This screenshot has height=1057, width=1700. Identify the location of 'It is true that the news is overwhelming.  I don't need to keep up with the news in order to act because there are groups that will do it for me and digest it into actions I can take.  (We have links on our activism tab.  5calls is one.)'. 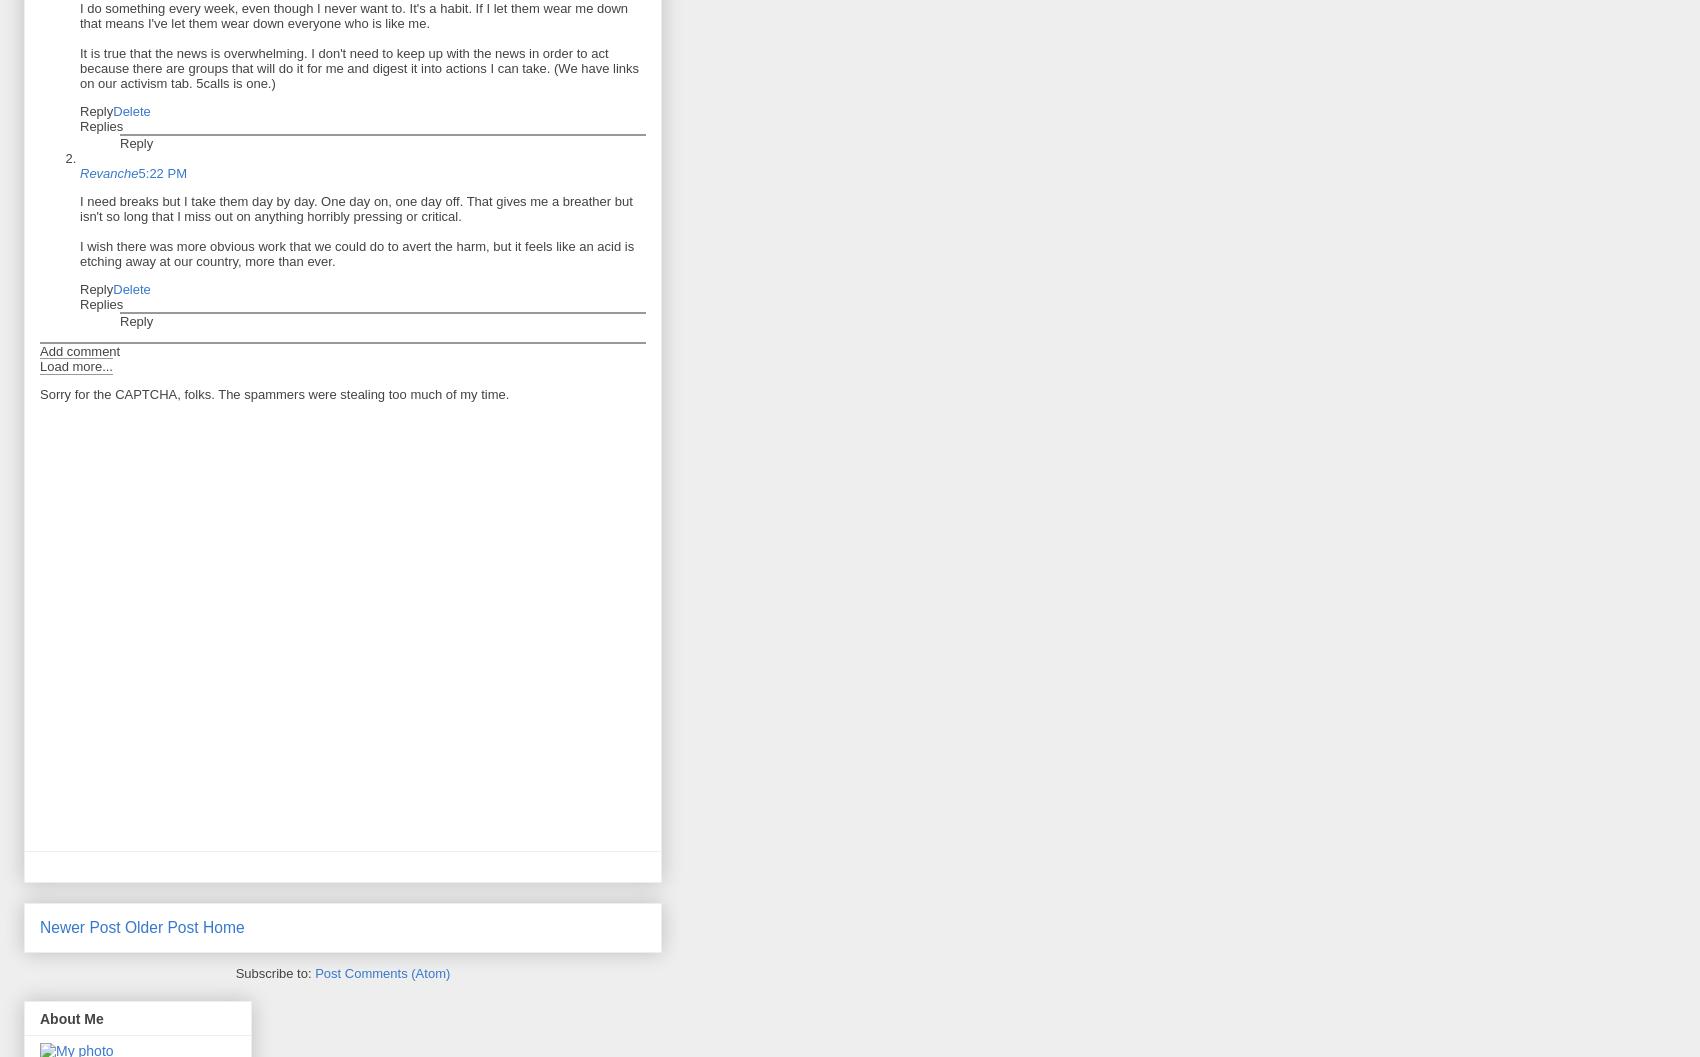
(358, 68).